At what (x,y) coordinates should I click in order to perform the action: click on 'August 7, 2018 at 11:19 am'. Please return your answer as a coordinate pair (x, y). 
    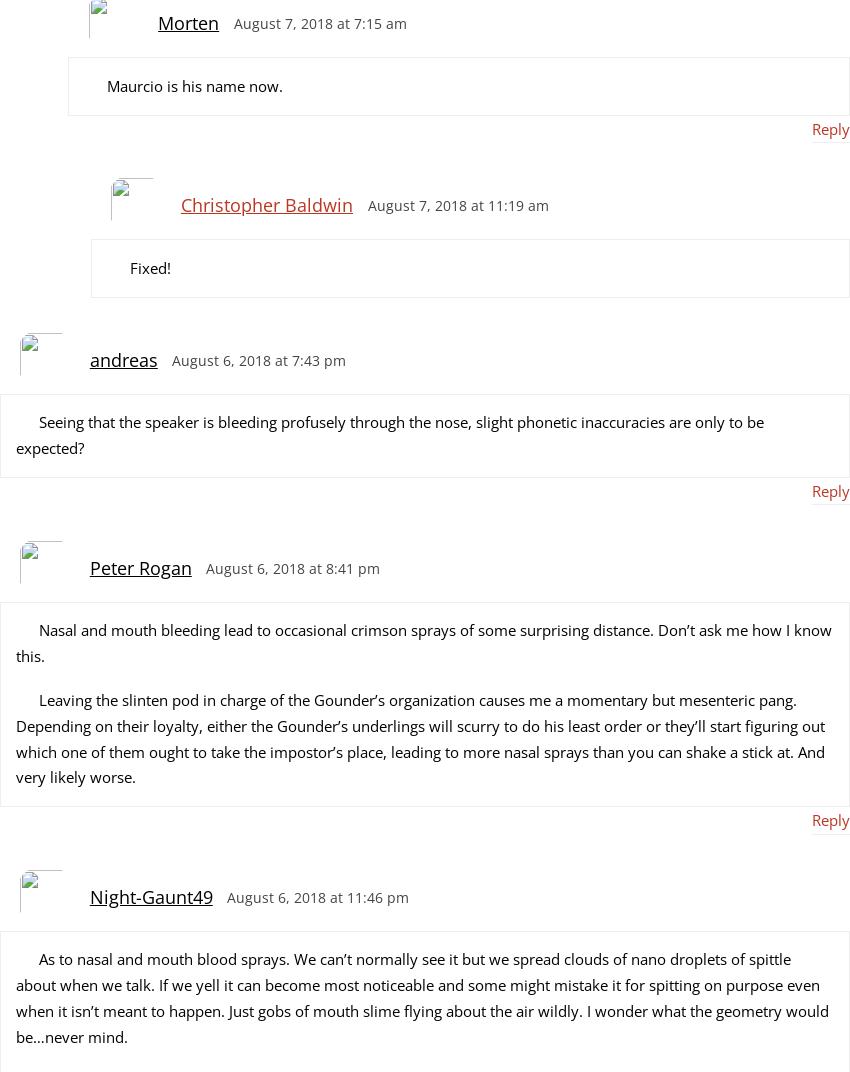
    Looking at the image, I should click on (456, 205).